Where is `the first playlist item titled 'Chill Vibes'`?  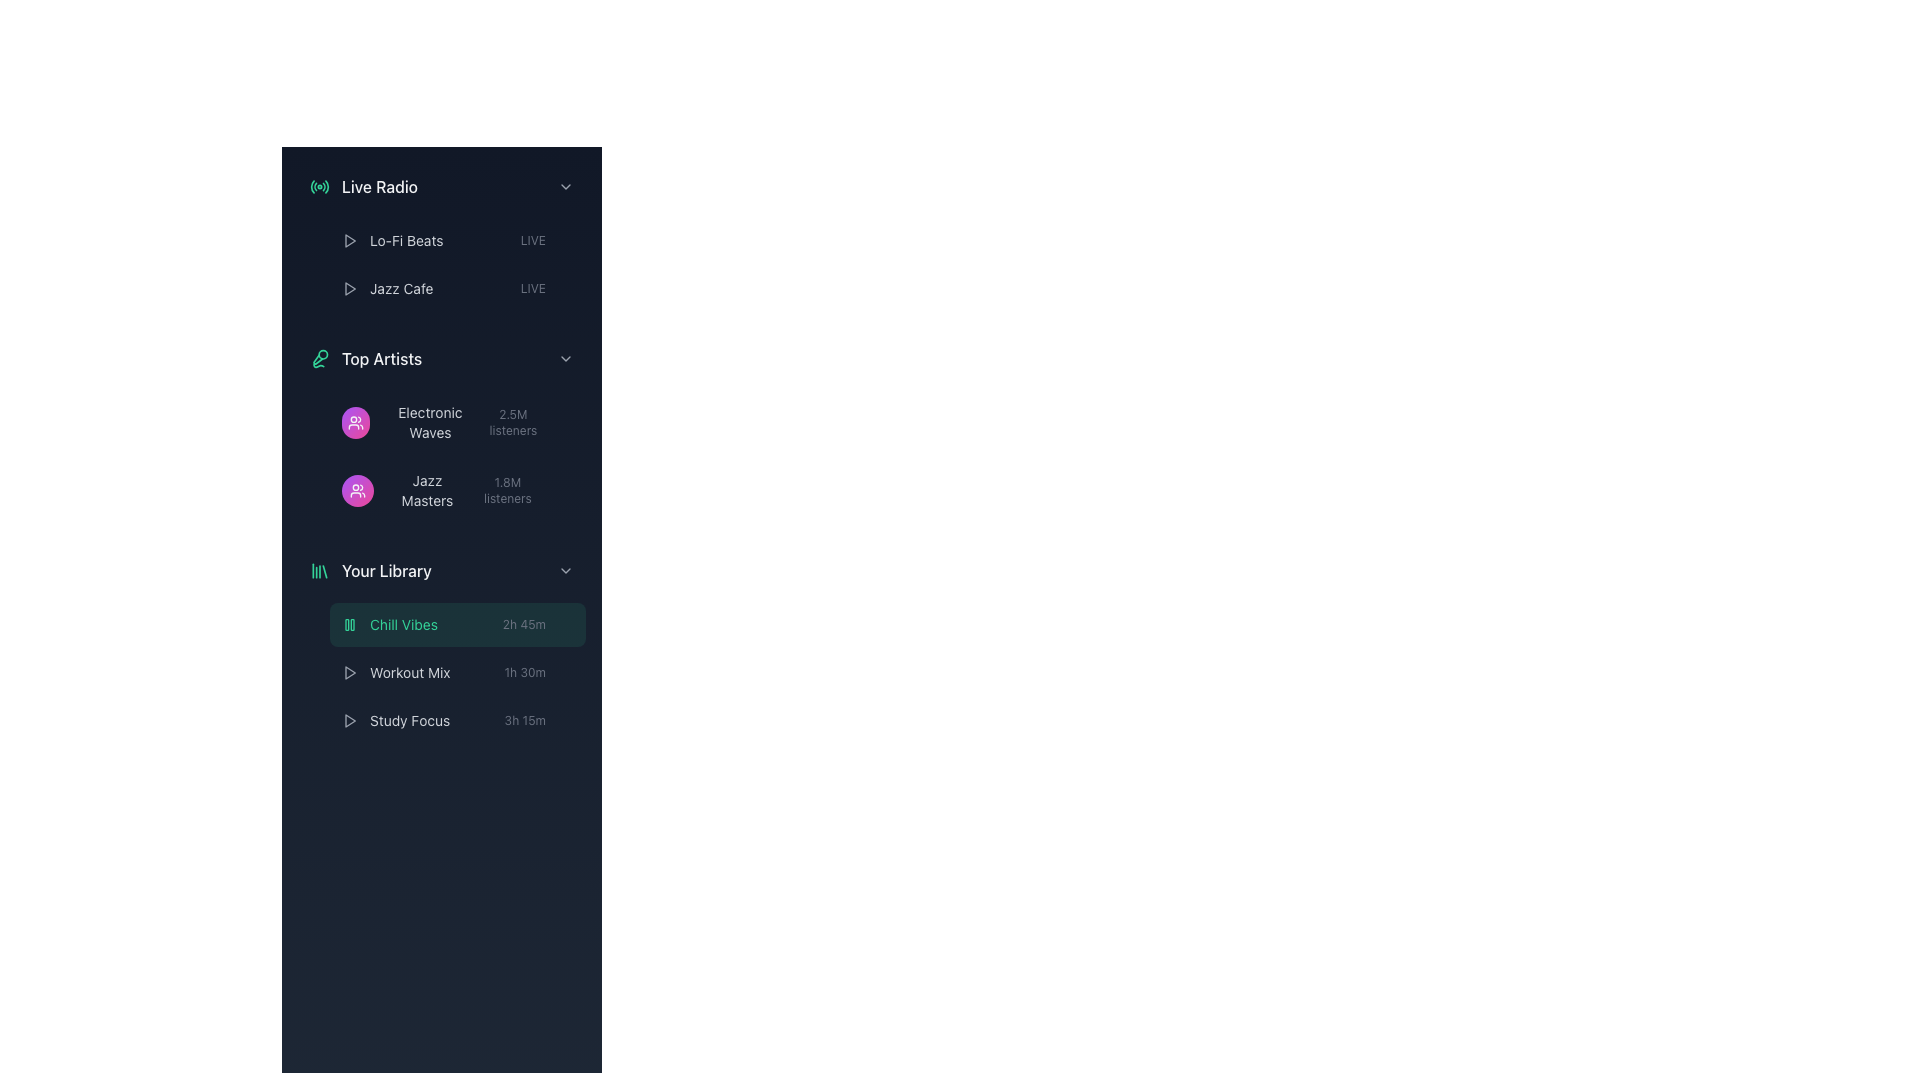
the first playlist item titled 'Chill Vibes' is located at coordinates (456, 623).